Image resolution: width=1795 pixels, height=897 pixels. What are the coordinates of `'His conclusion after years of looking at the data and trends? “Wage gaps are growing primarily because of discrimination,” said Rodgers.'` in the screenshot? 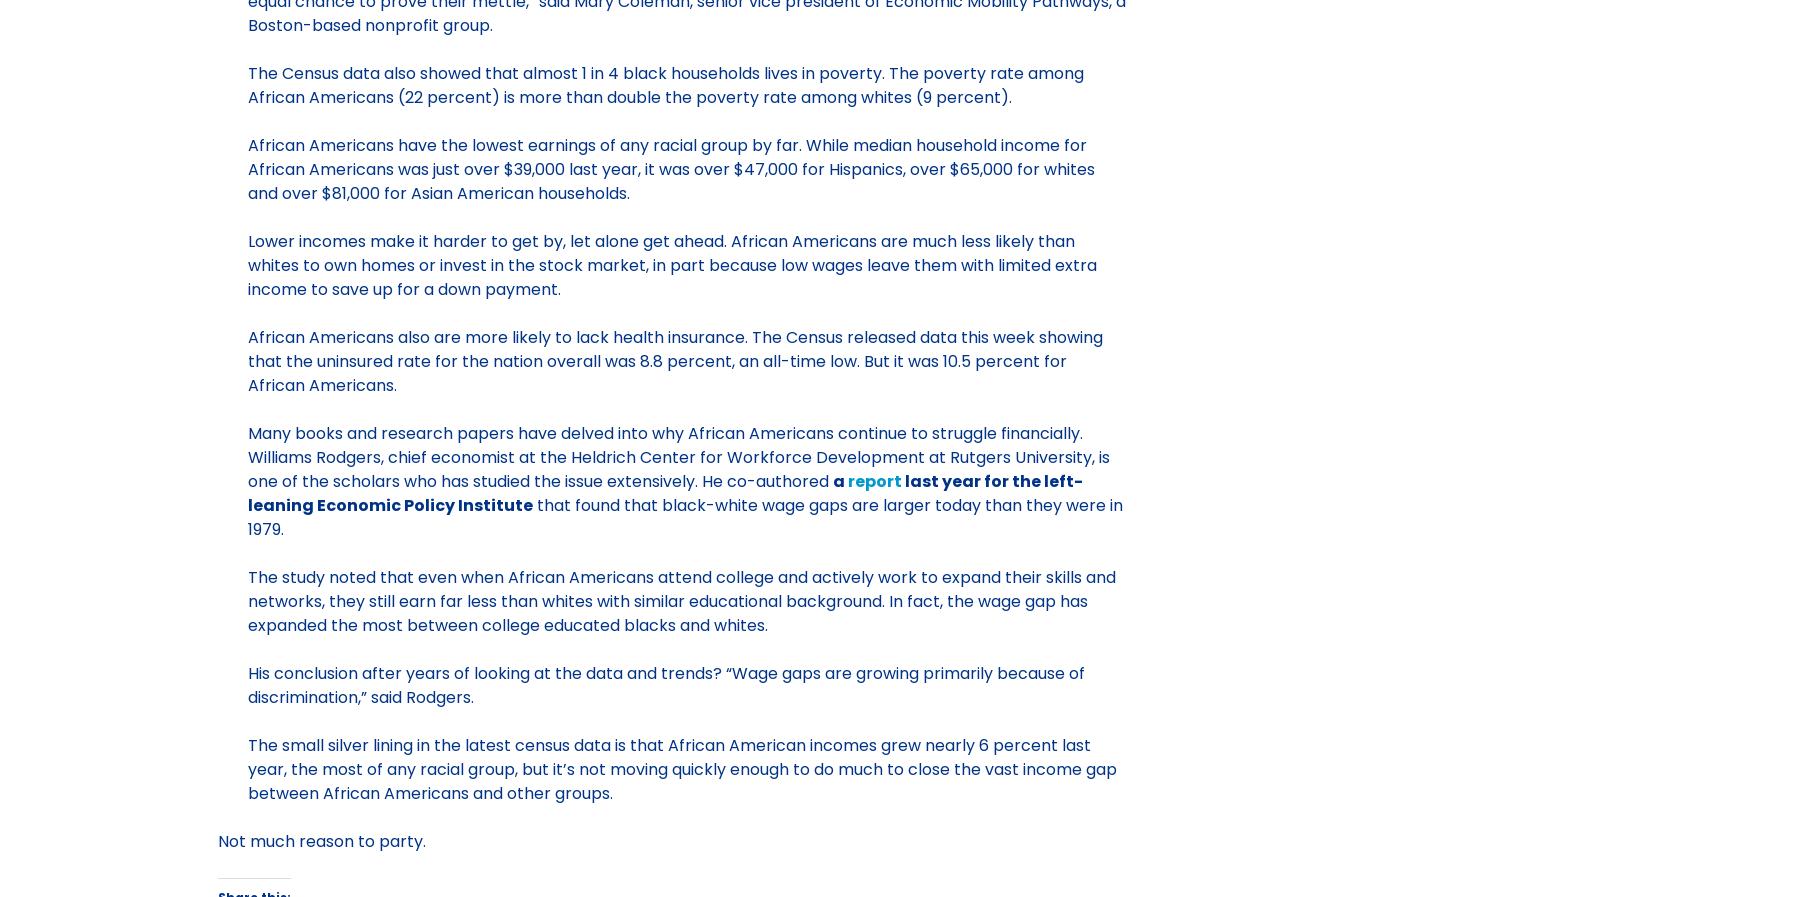 It's located at (245, 684).